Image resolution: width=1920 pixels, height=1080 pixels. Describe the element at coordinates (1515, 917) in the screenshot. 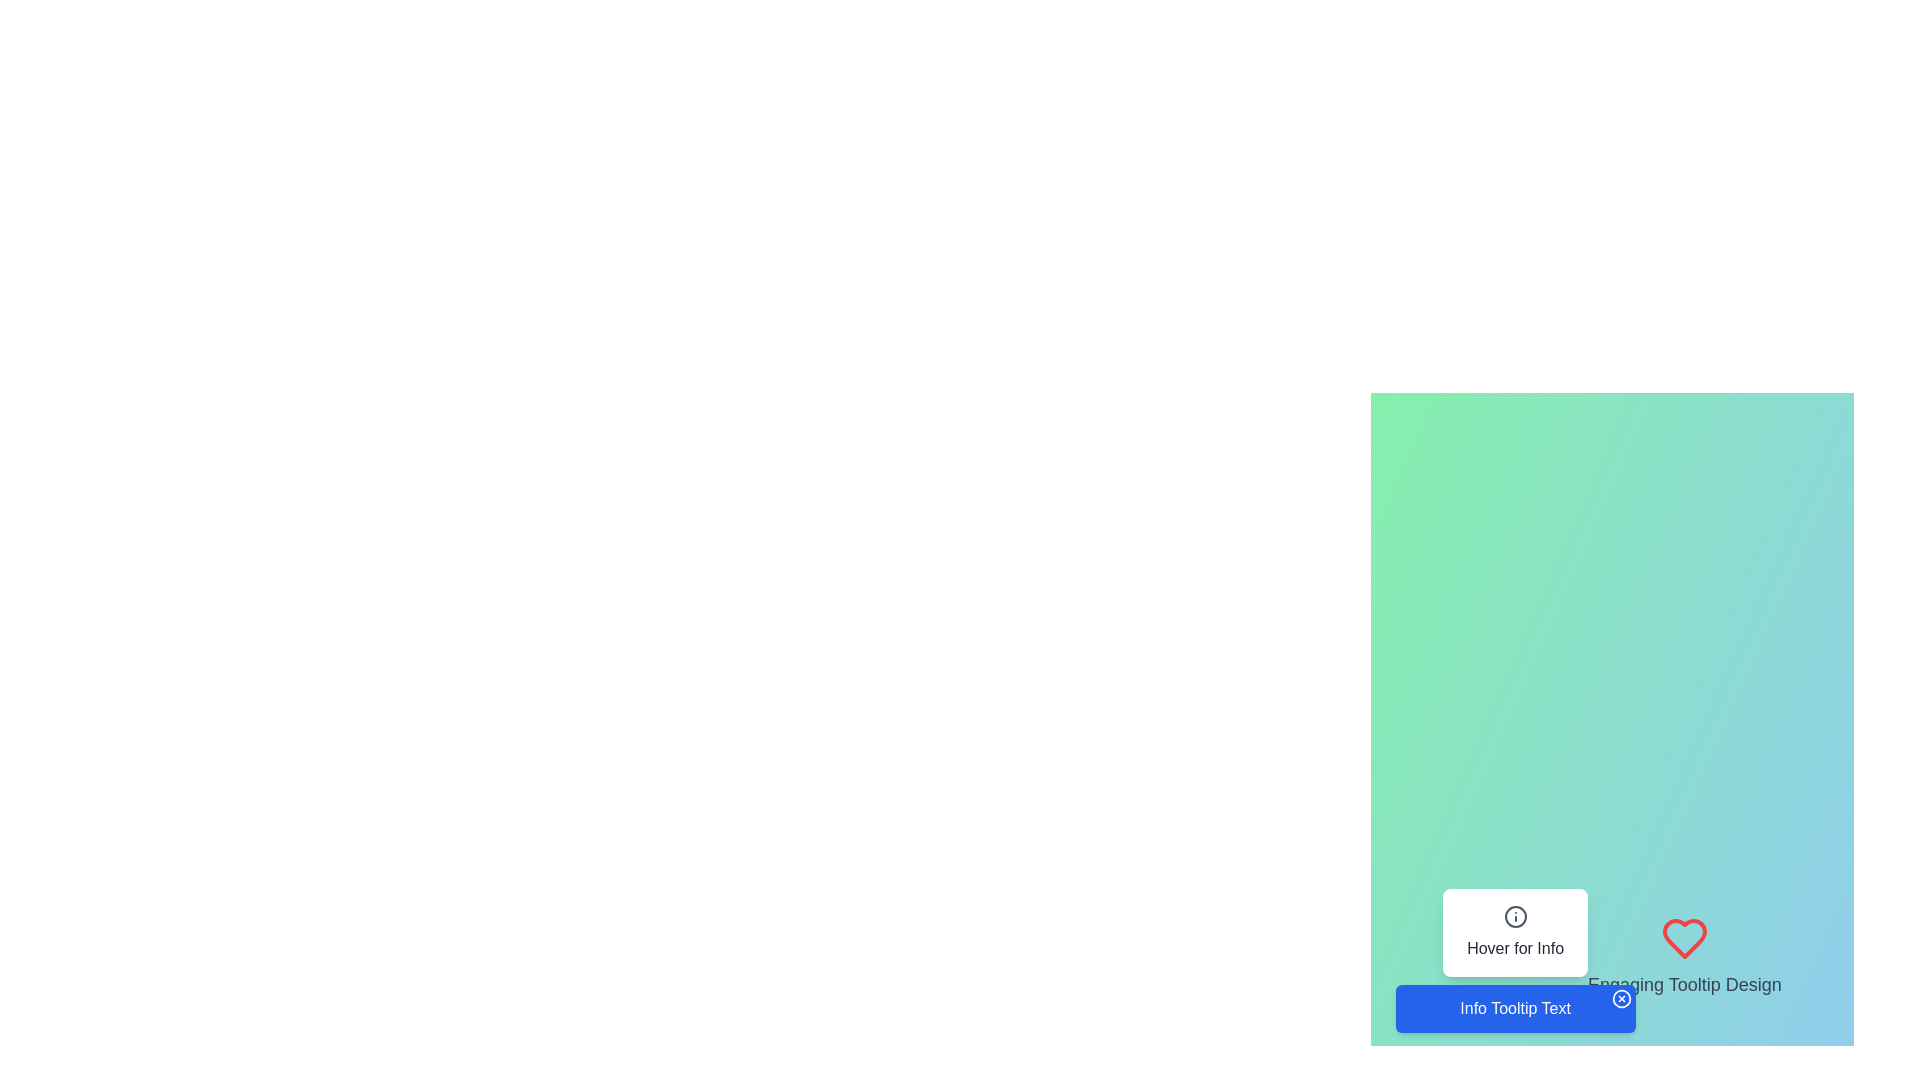

I see `the icon that indicates additional information, which is located at the top of a white card labeled 'Hover for Info'` at that location.